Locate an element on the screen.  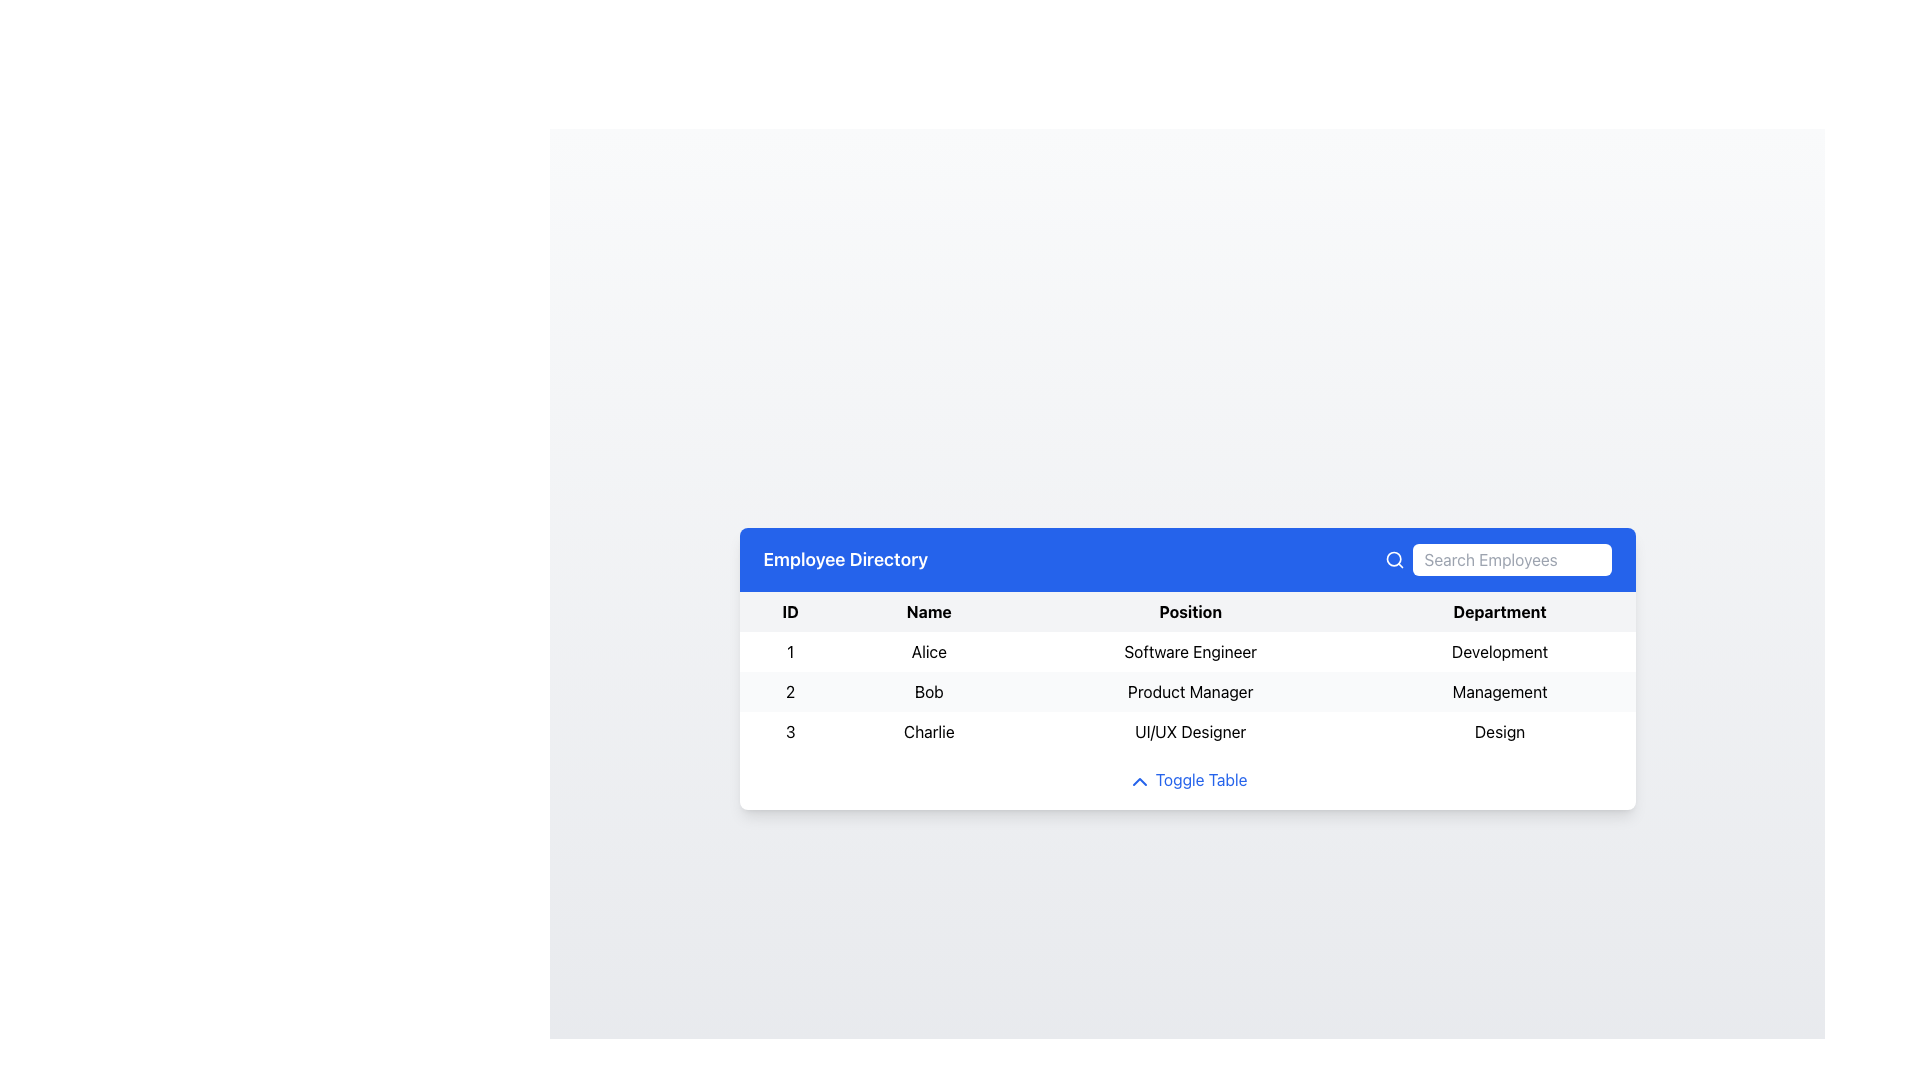
the 'Employee Directory' text label located at the upper-left corner of the header bar, indicating the section title is located at coordinates (845, 560).